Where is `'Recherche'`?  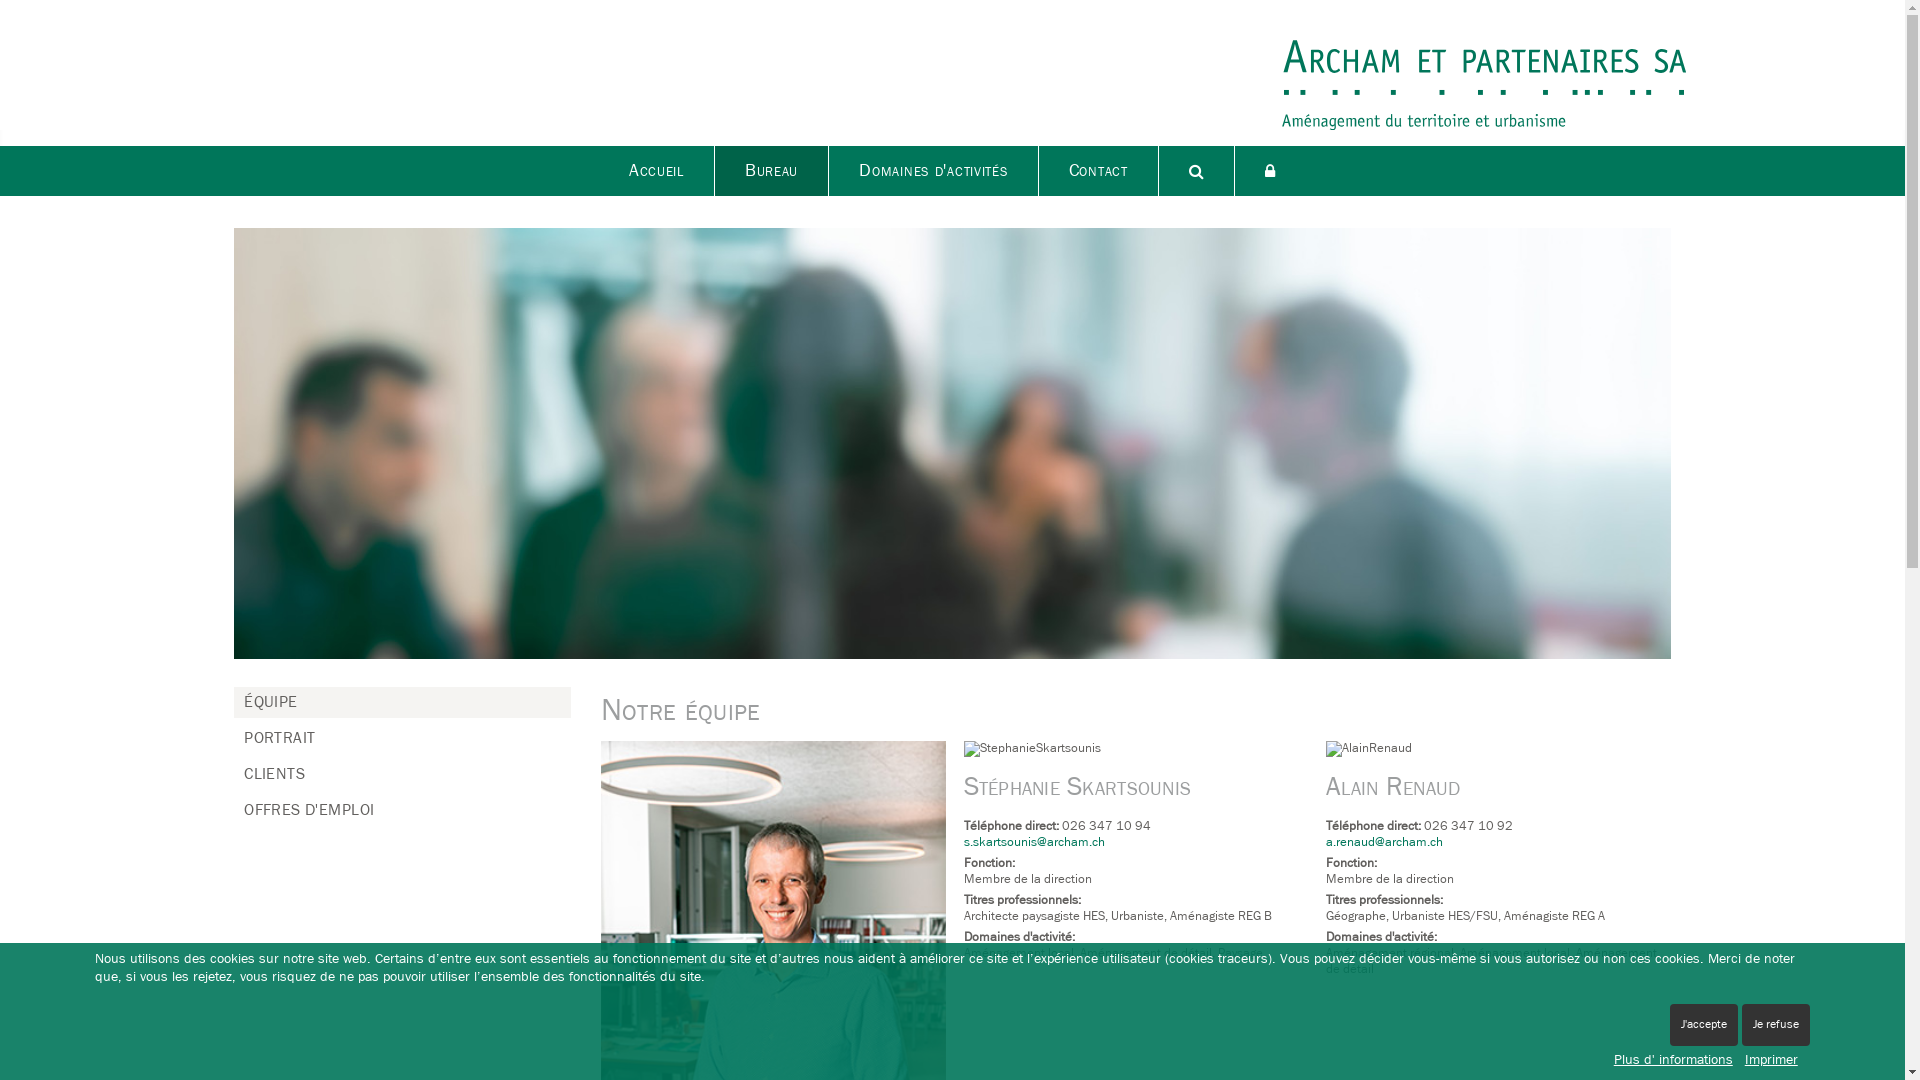
'Recherche' is located at coordinates (1196, 169).